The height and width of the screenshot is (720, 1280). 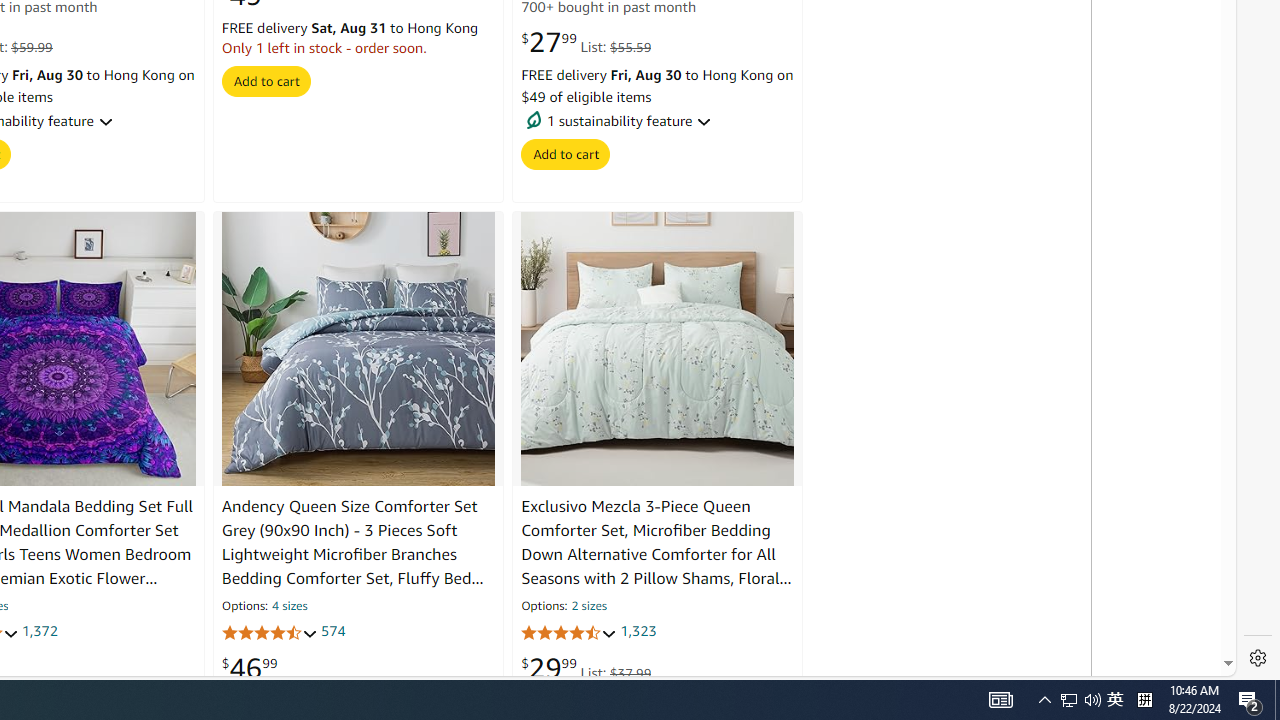 What do you see at coordinates (332, 632) in the screenshot?
I see `'574'` at bounding box center [332, 632].